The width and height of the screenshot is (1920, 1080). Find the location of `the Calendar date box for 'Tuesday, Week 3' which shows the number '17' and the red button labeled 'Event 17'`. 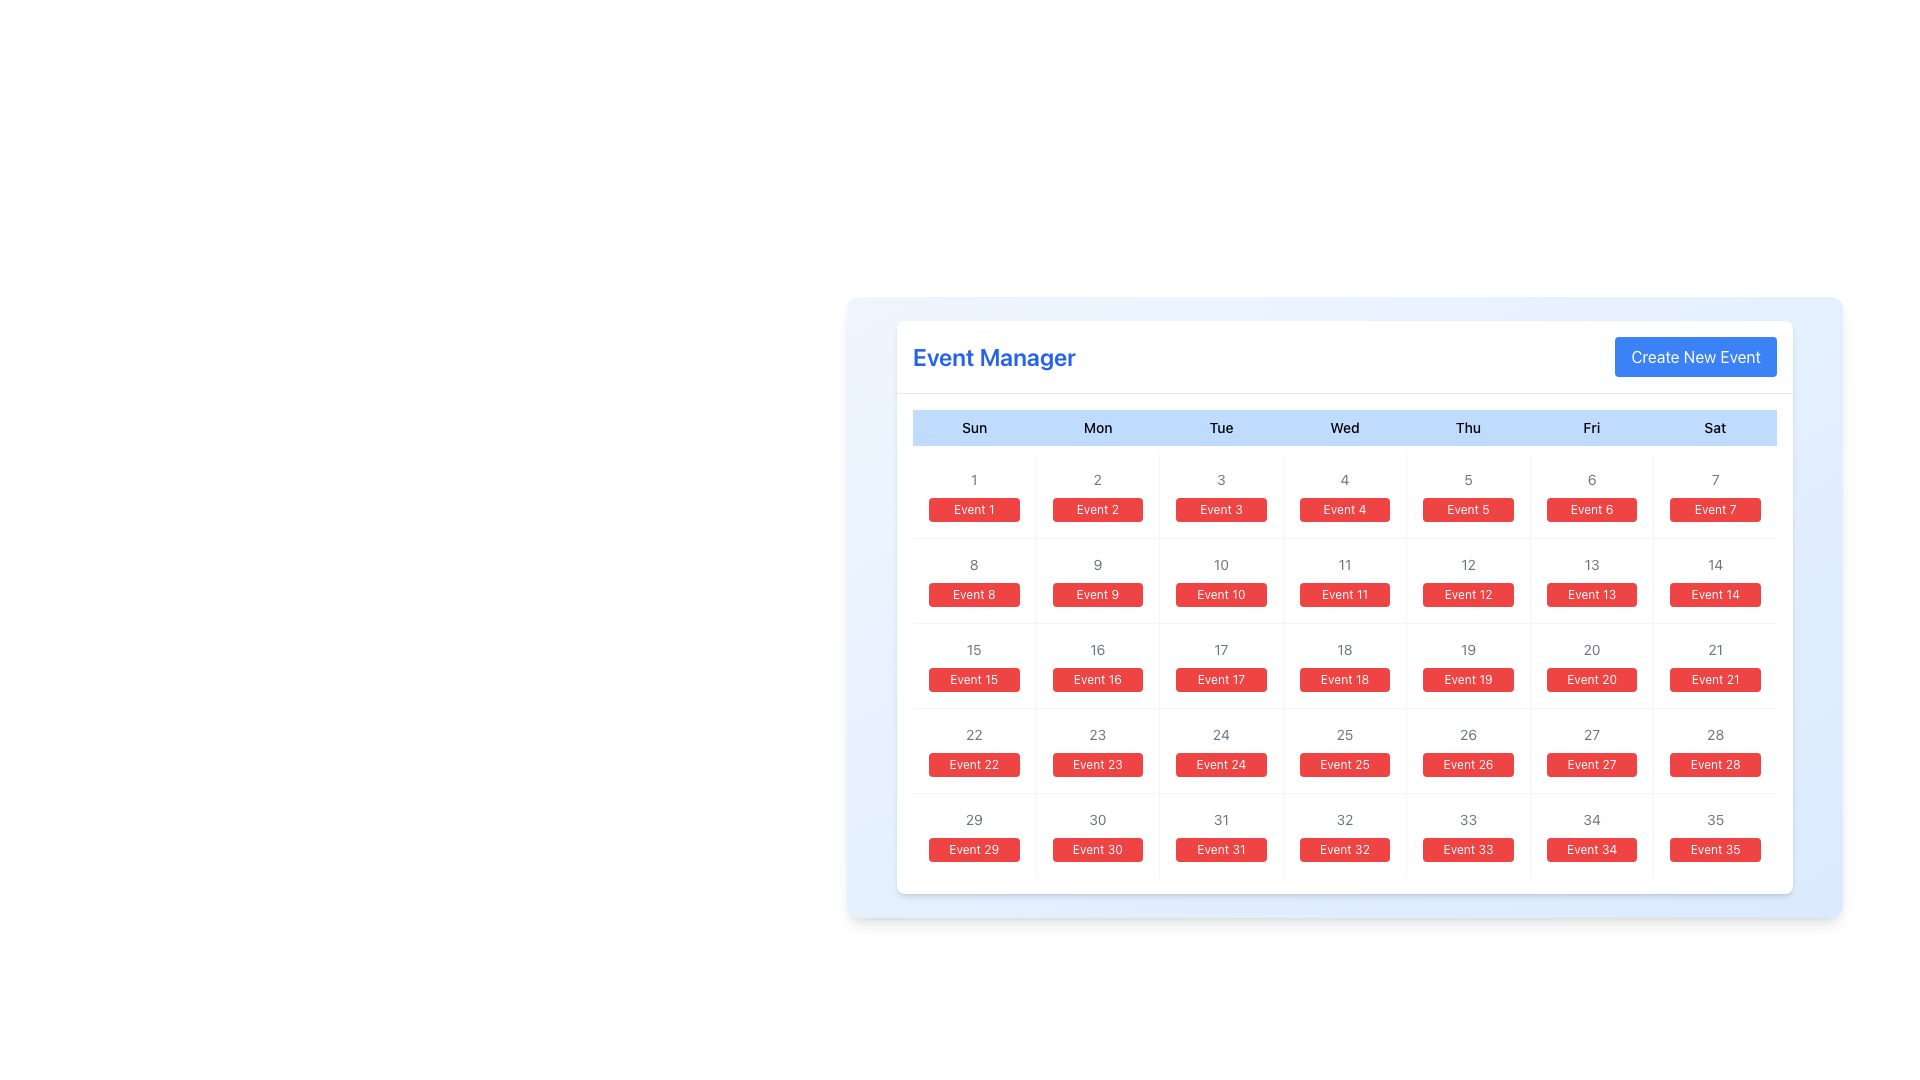

the Calendar date box for 'Tuesday, Week 3' which shows the number '17' and the red button labeled 'Event 17' is located at coordinates (1220, 666).